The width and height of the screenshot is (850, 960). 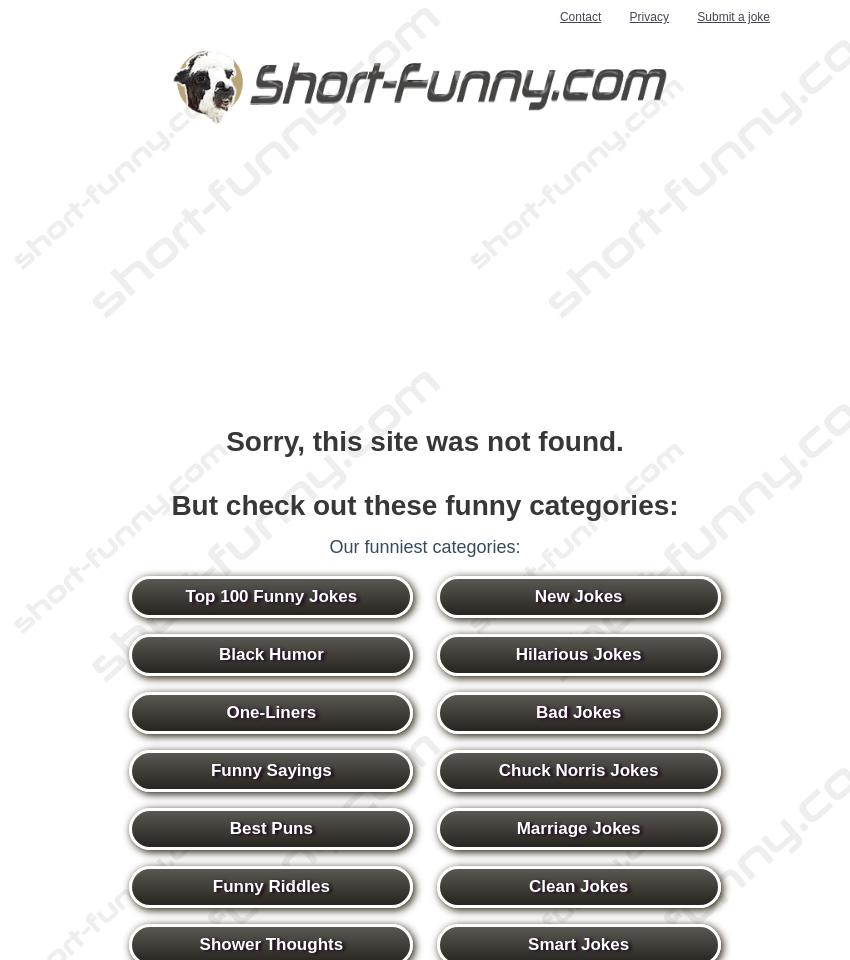 I want to click on 'Contact', so click(x=558, y=15).